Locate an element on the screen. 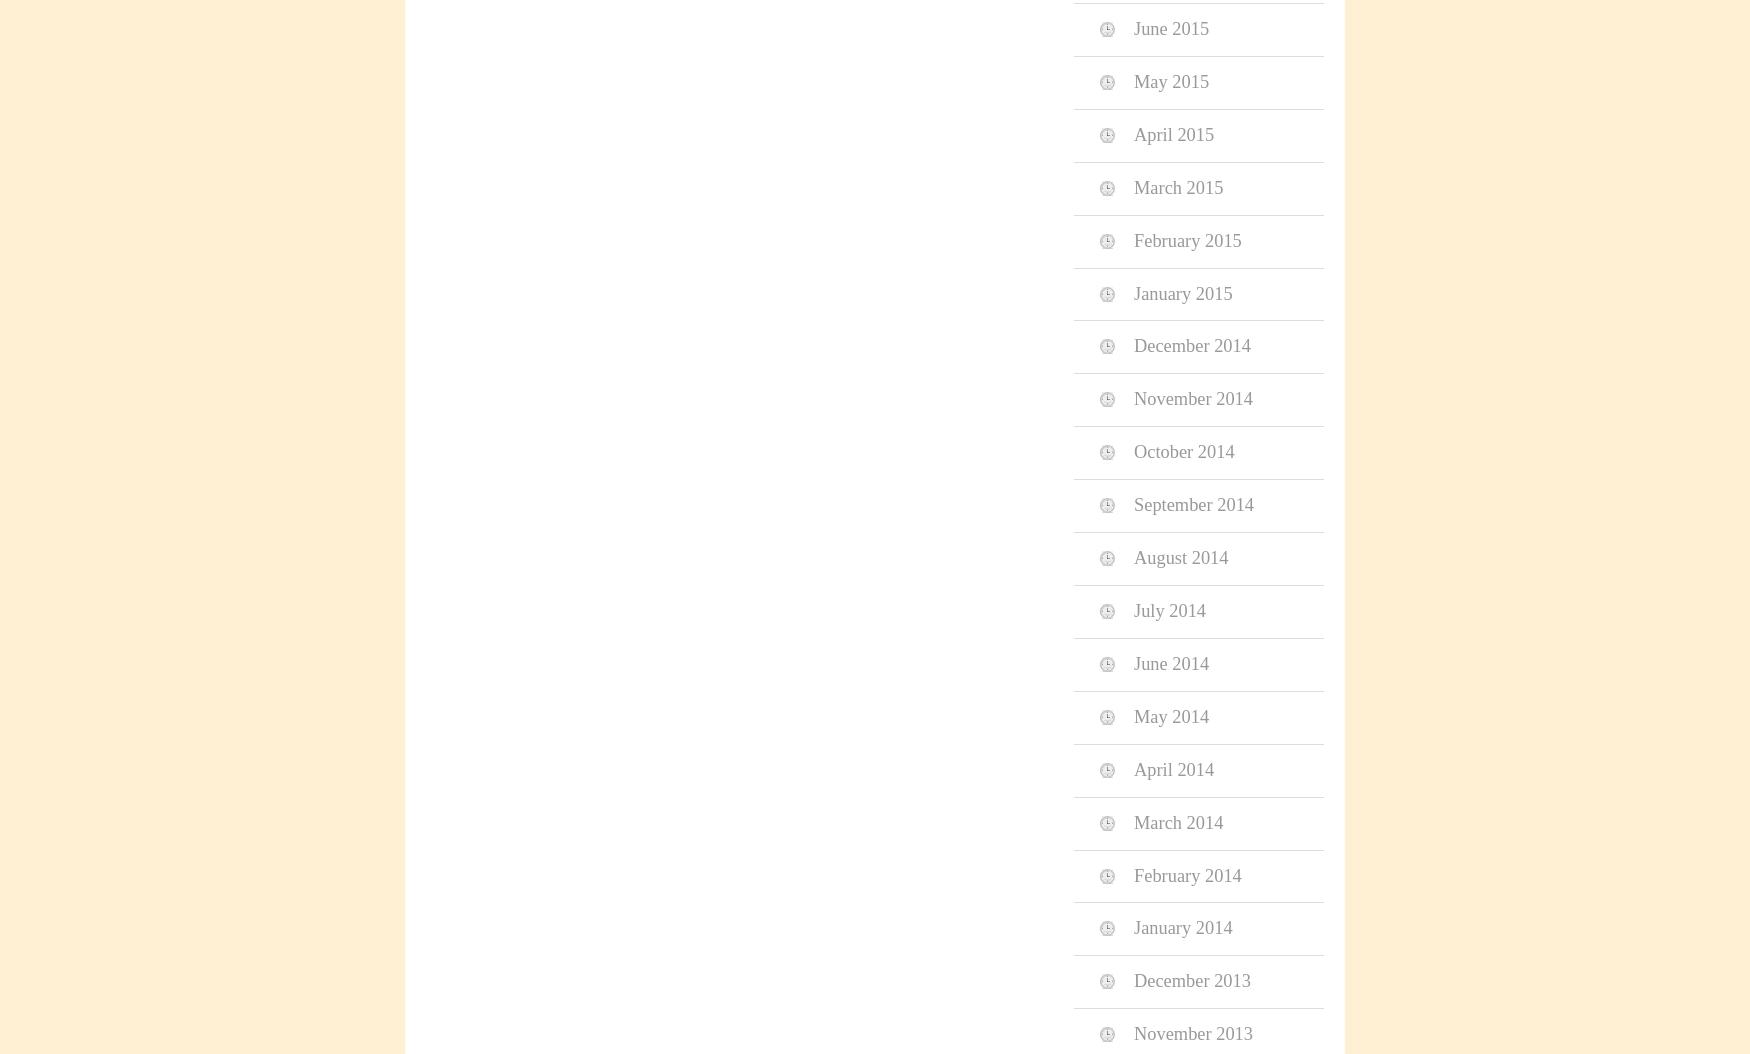 This screenshot has width=1750, height=1054. 'December 2013' is located at coordinates (1133, 980).